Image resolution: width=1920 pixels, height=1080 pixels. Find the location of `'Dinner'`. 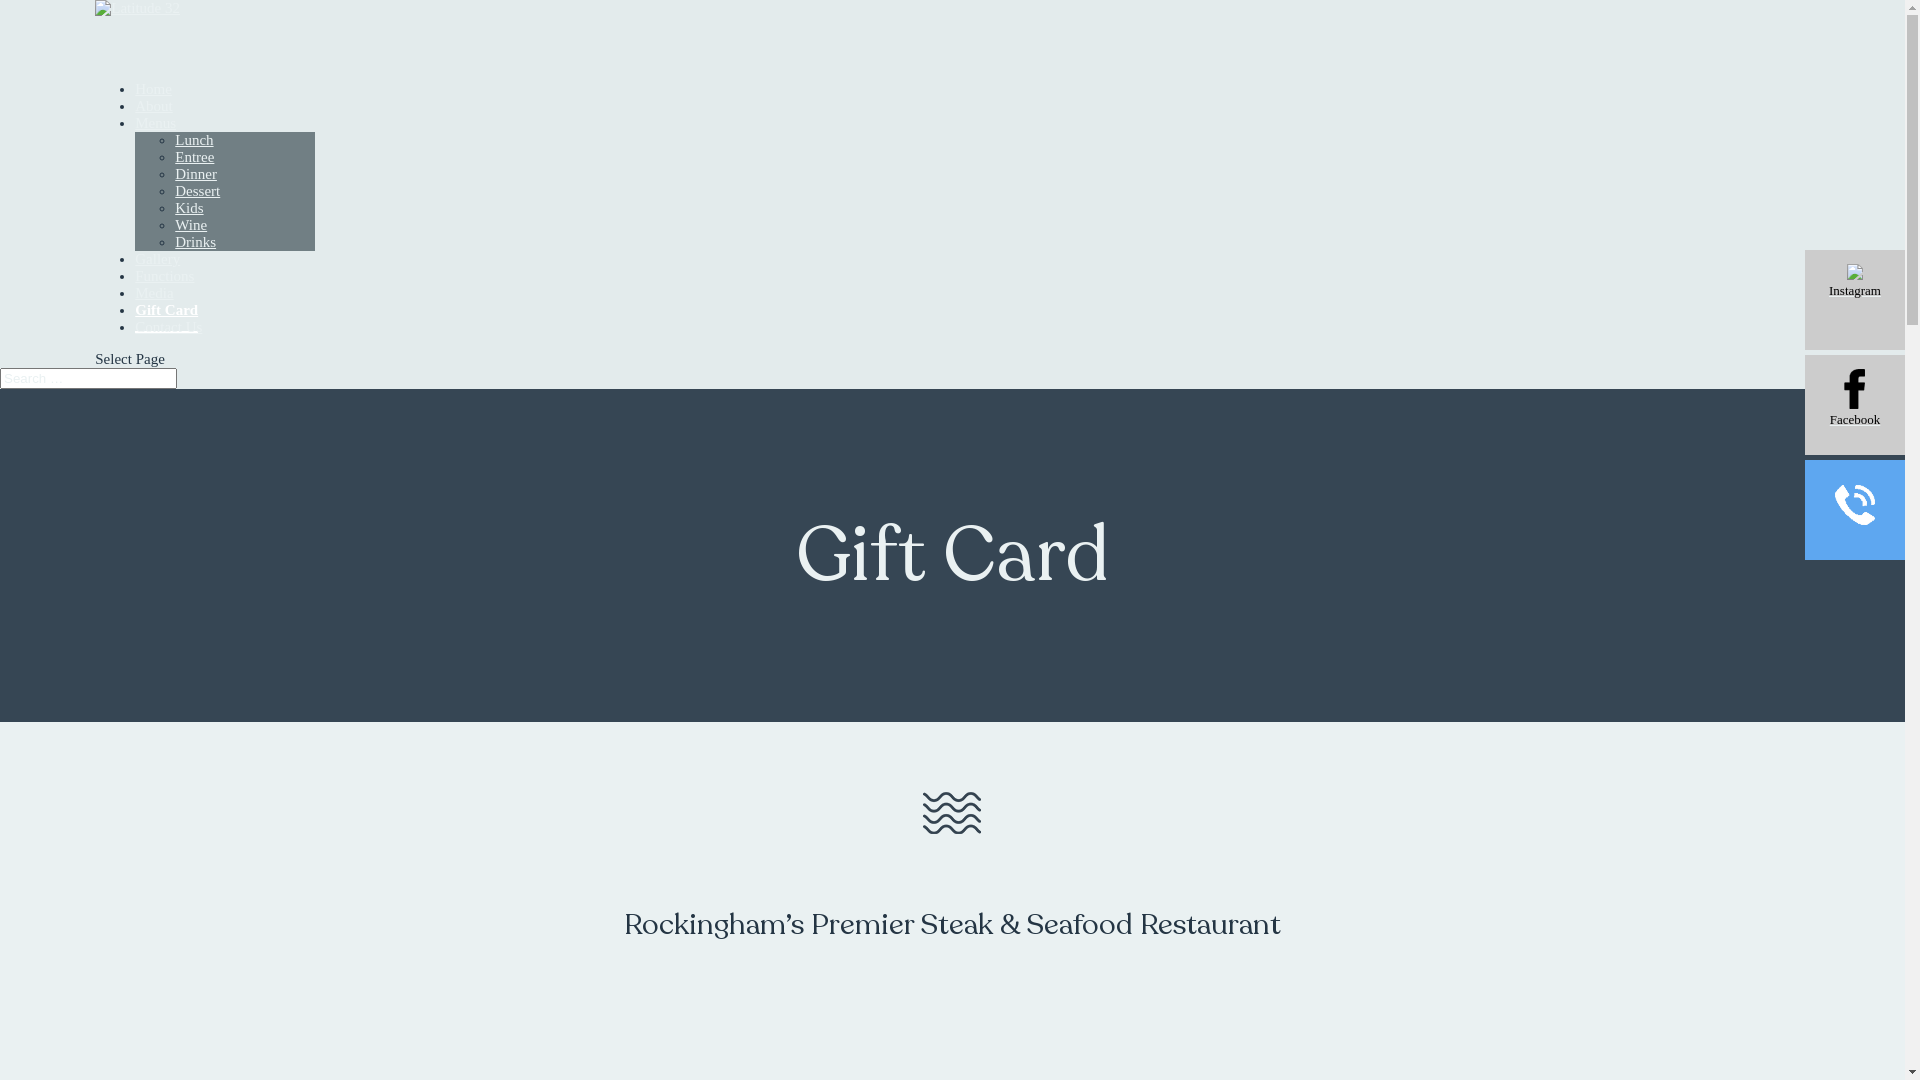

'Dinner' is located at coordinates (196, 172).